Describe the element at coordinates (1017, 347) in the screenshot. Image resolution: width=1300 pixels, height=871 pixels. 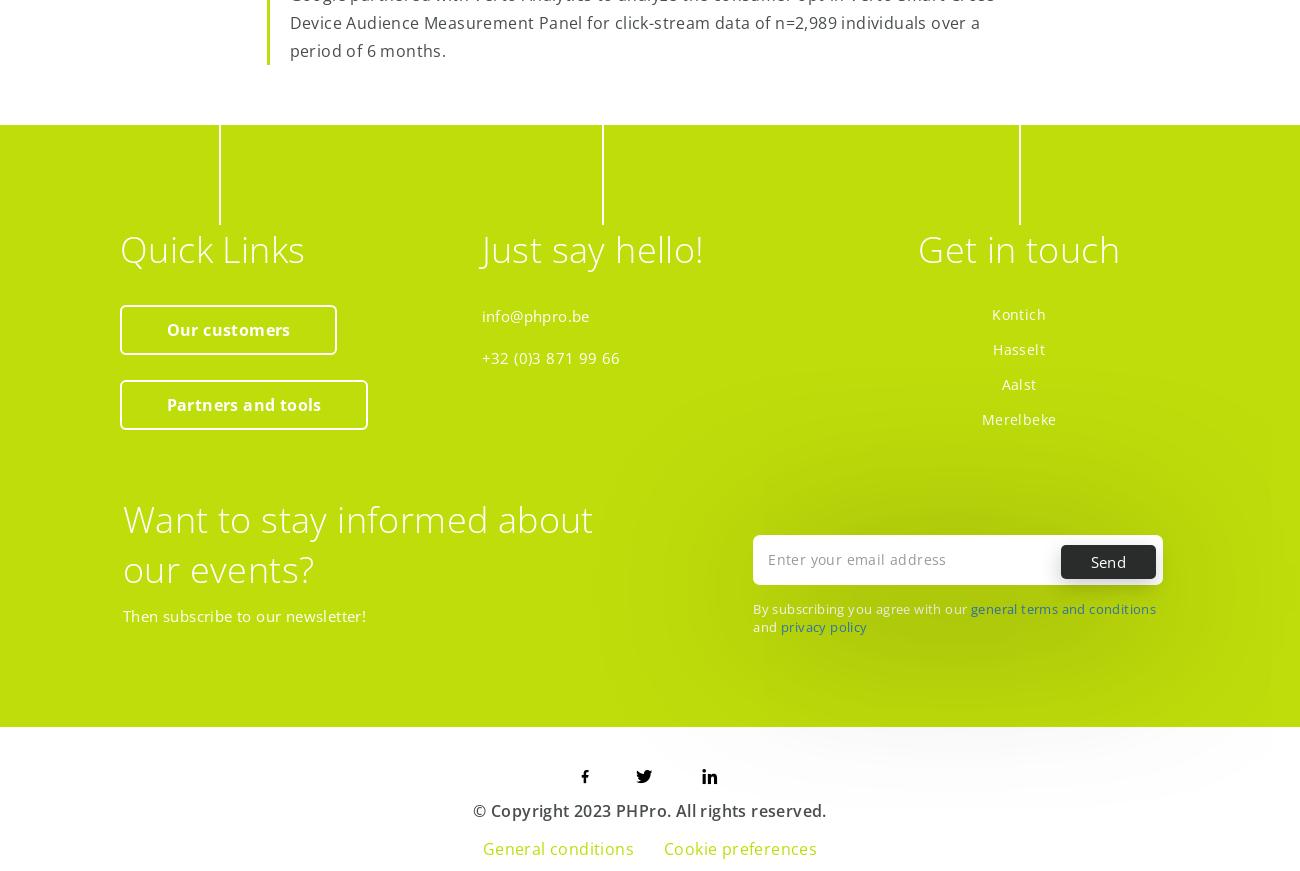
I see `'Hasselt'` at that location.